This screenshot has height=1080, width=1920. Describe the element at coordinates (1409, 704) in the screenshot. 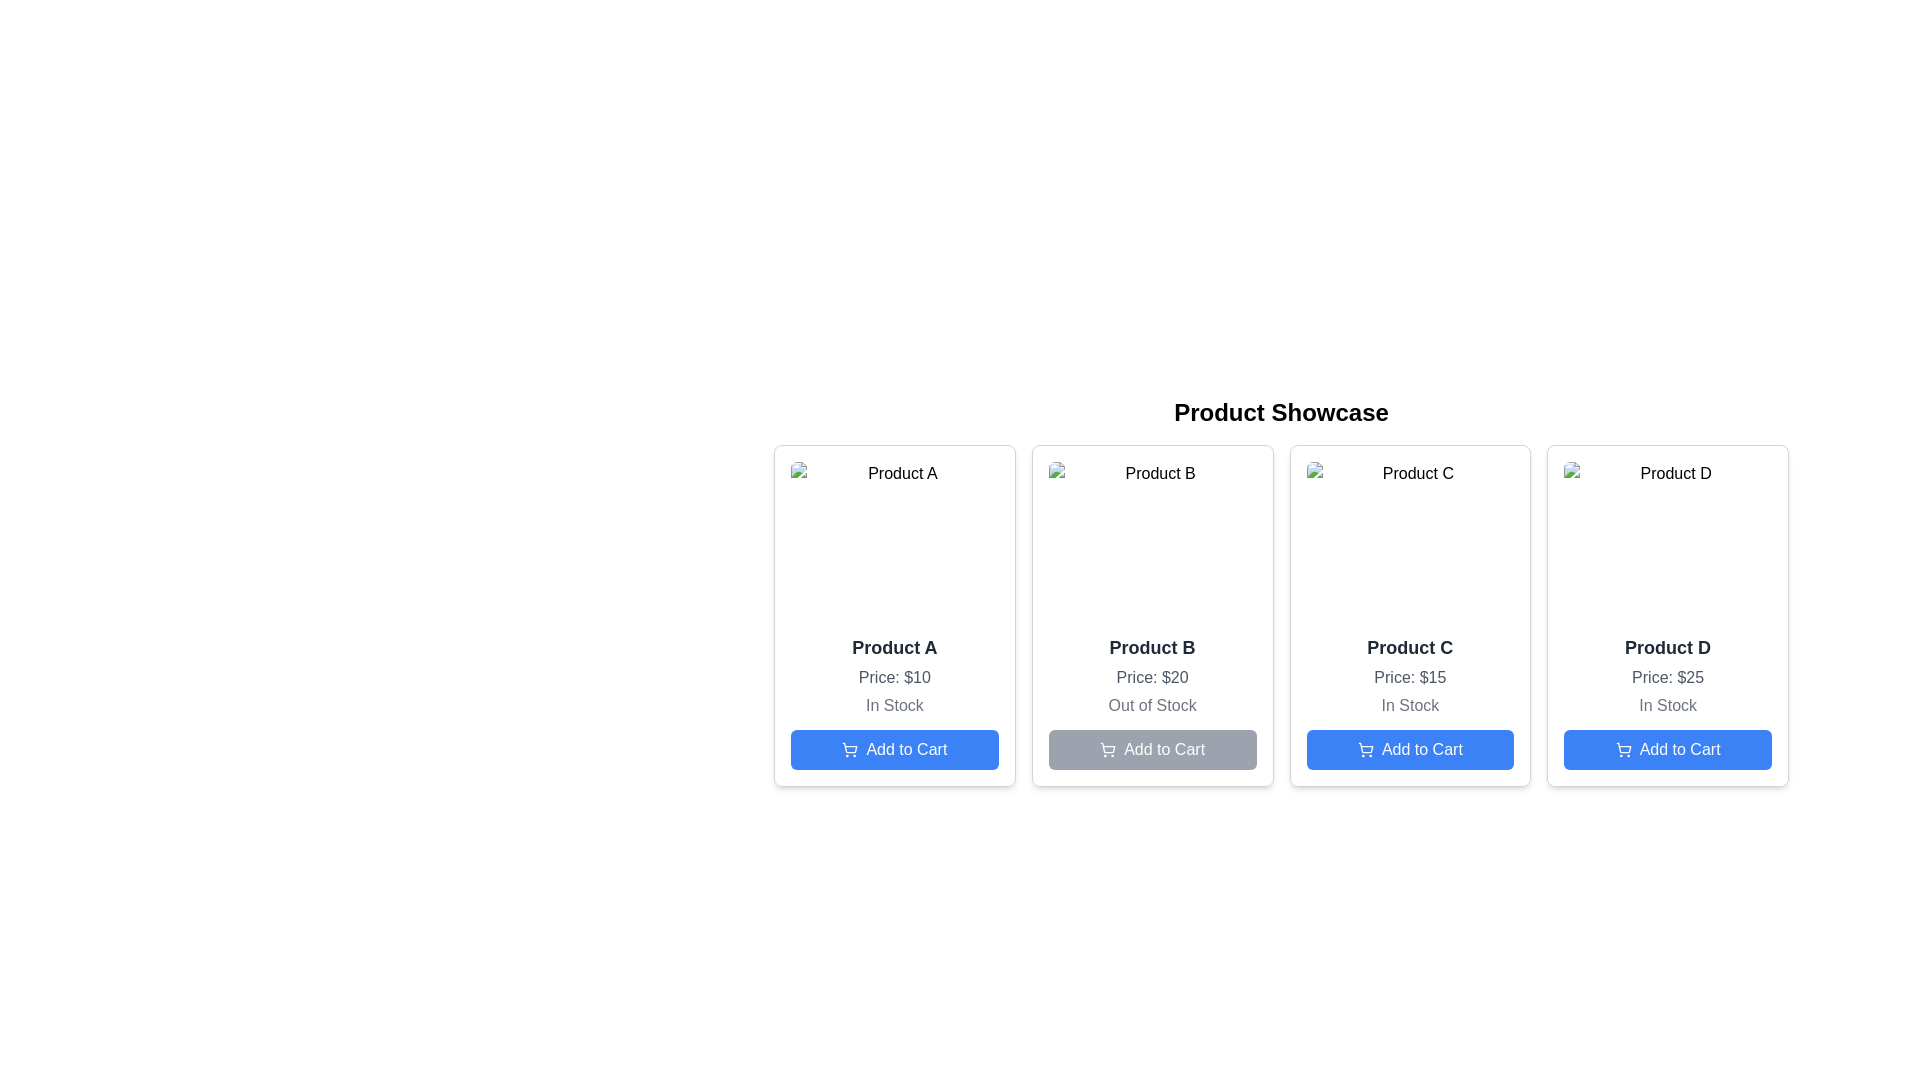

I see `the informational text label indicating the availability status of 'Product C', which is positioned centrally below the price information and above the 'Add to Cart' button` at that location.